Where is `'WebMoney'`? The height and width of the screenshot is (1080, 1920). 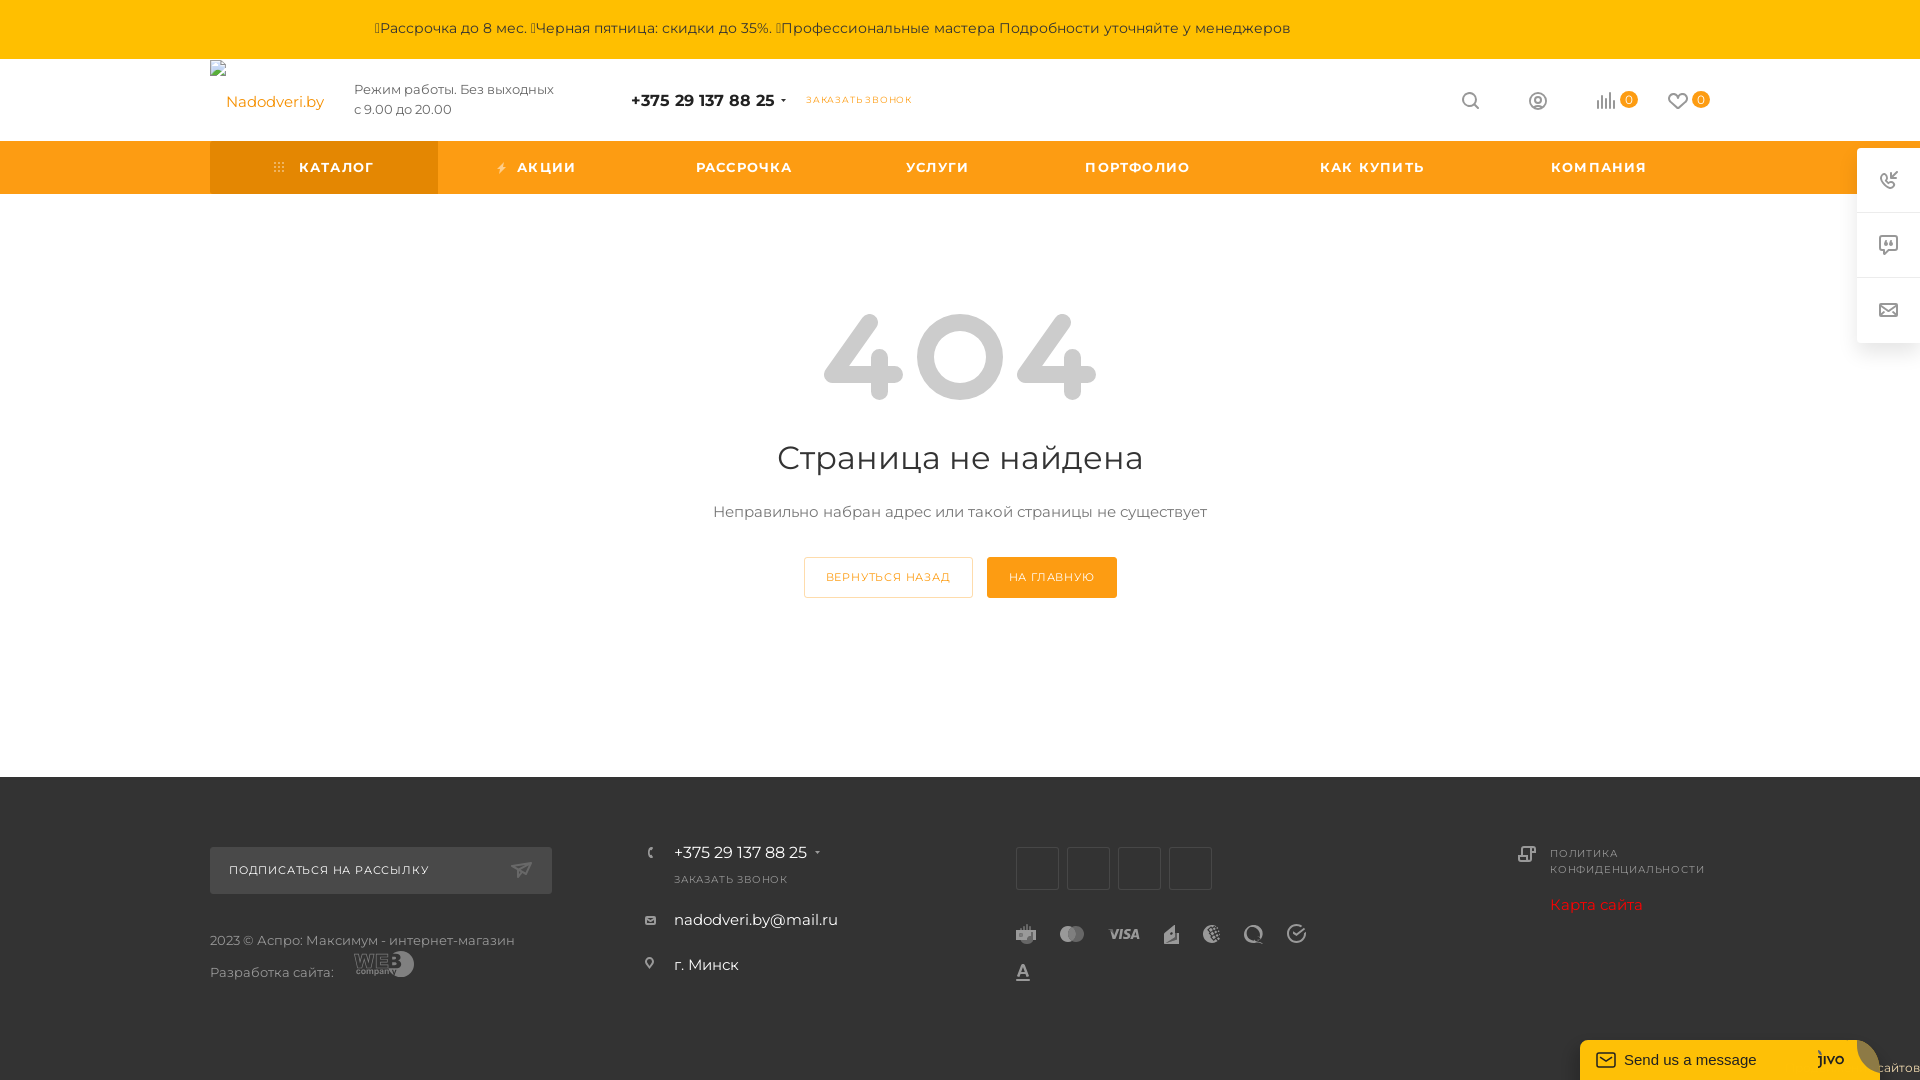
'WebMoney' is located at coordinates (1210, 933).